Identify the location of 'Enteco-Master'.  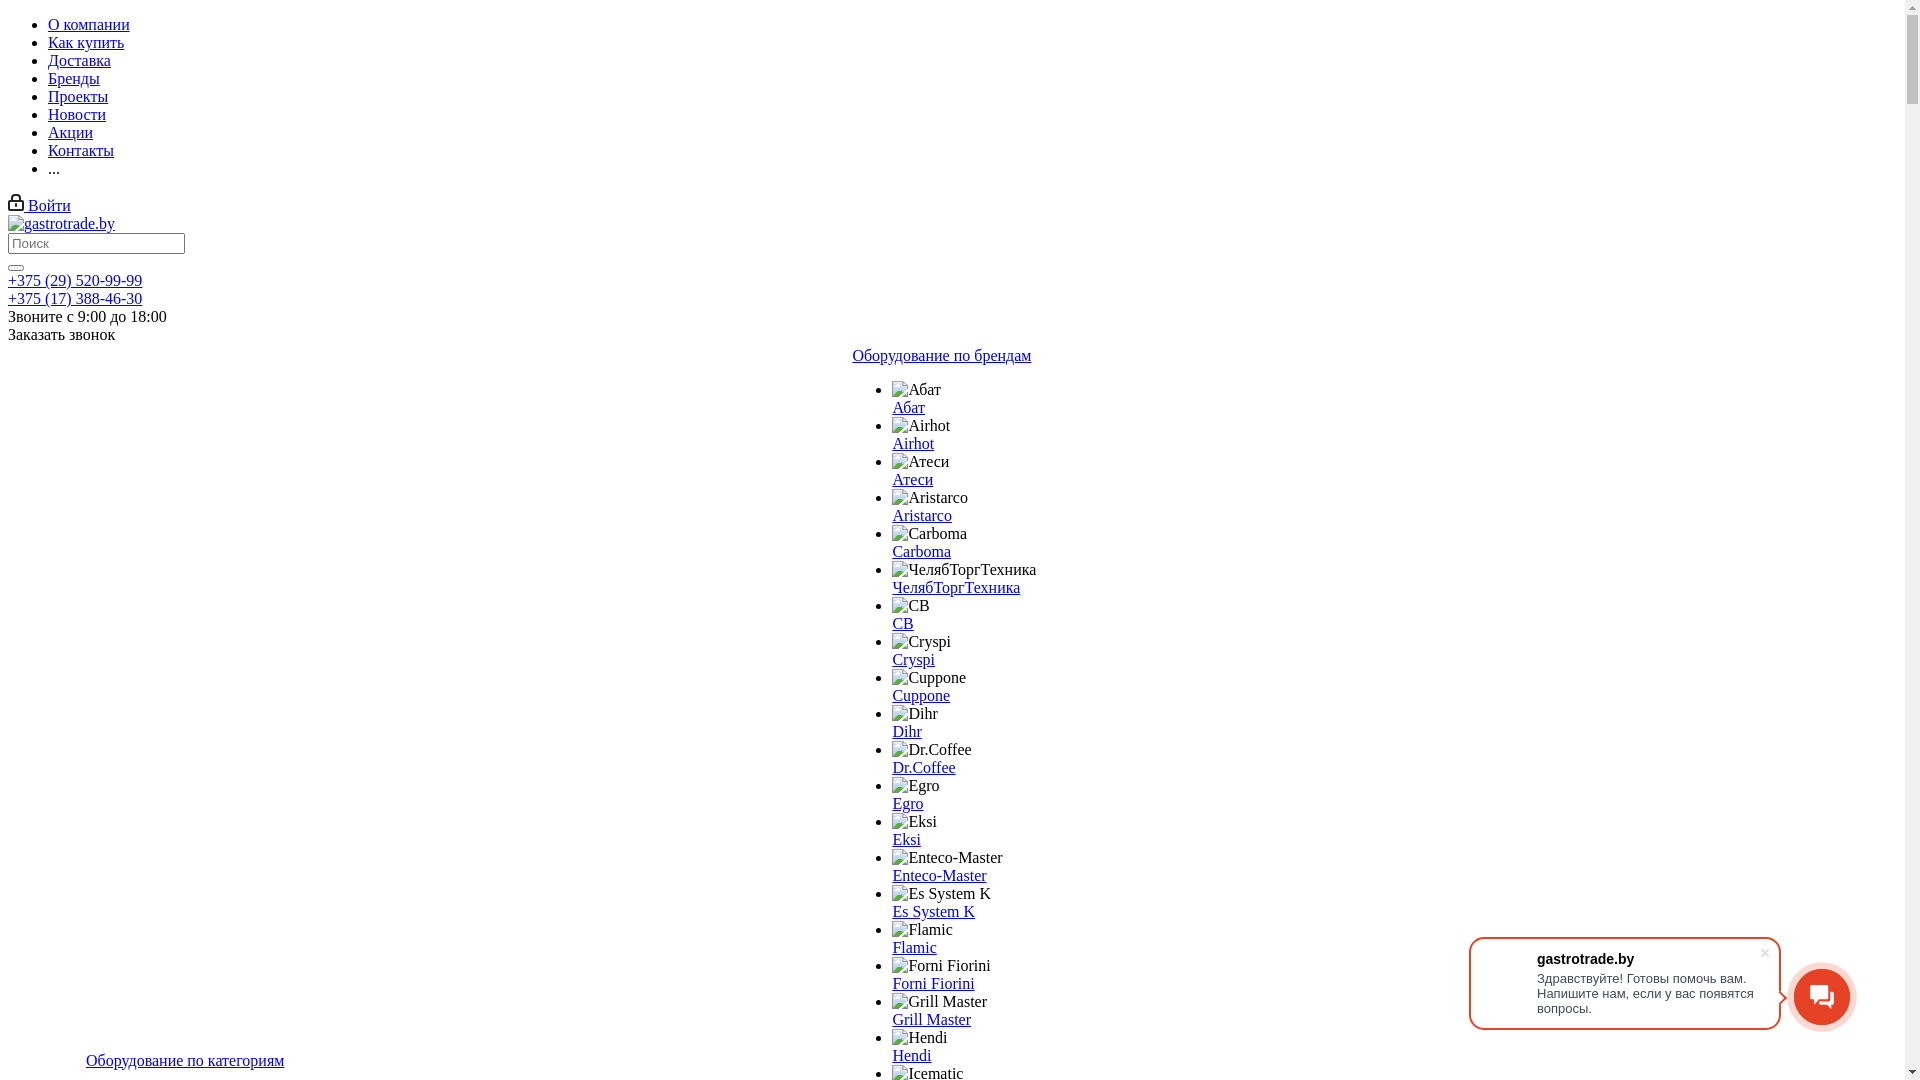
(891, 874).